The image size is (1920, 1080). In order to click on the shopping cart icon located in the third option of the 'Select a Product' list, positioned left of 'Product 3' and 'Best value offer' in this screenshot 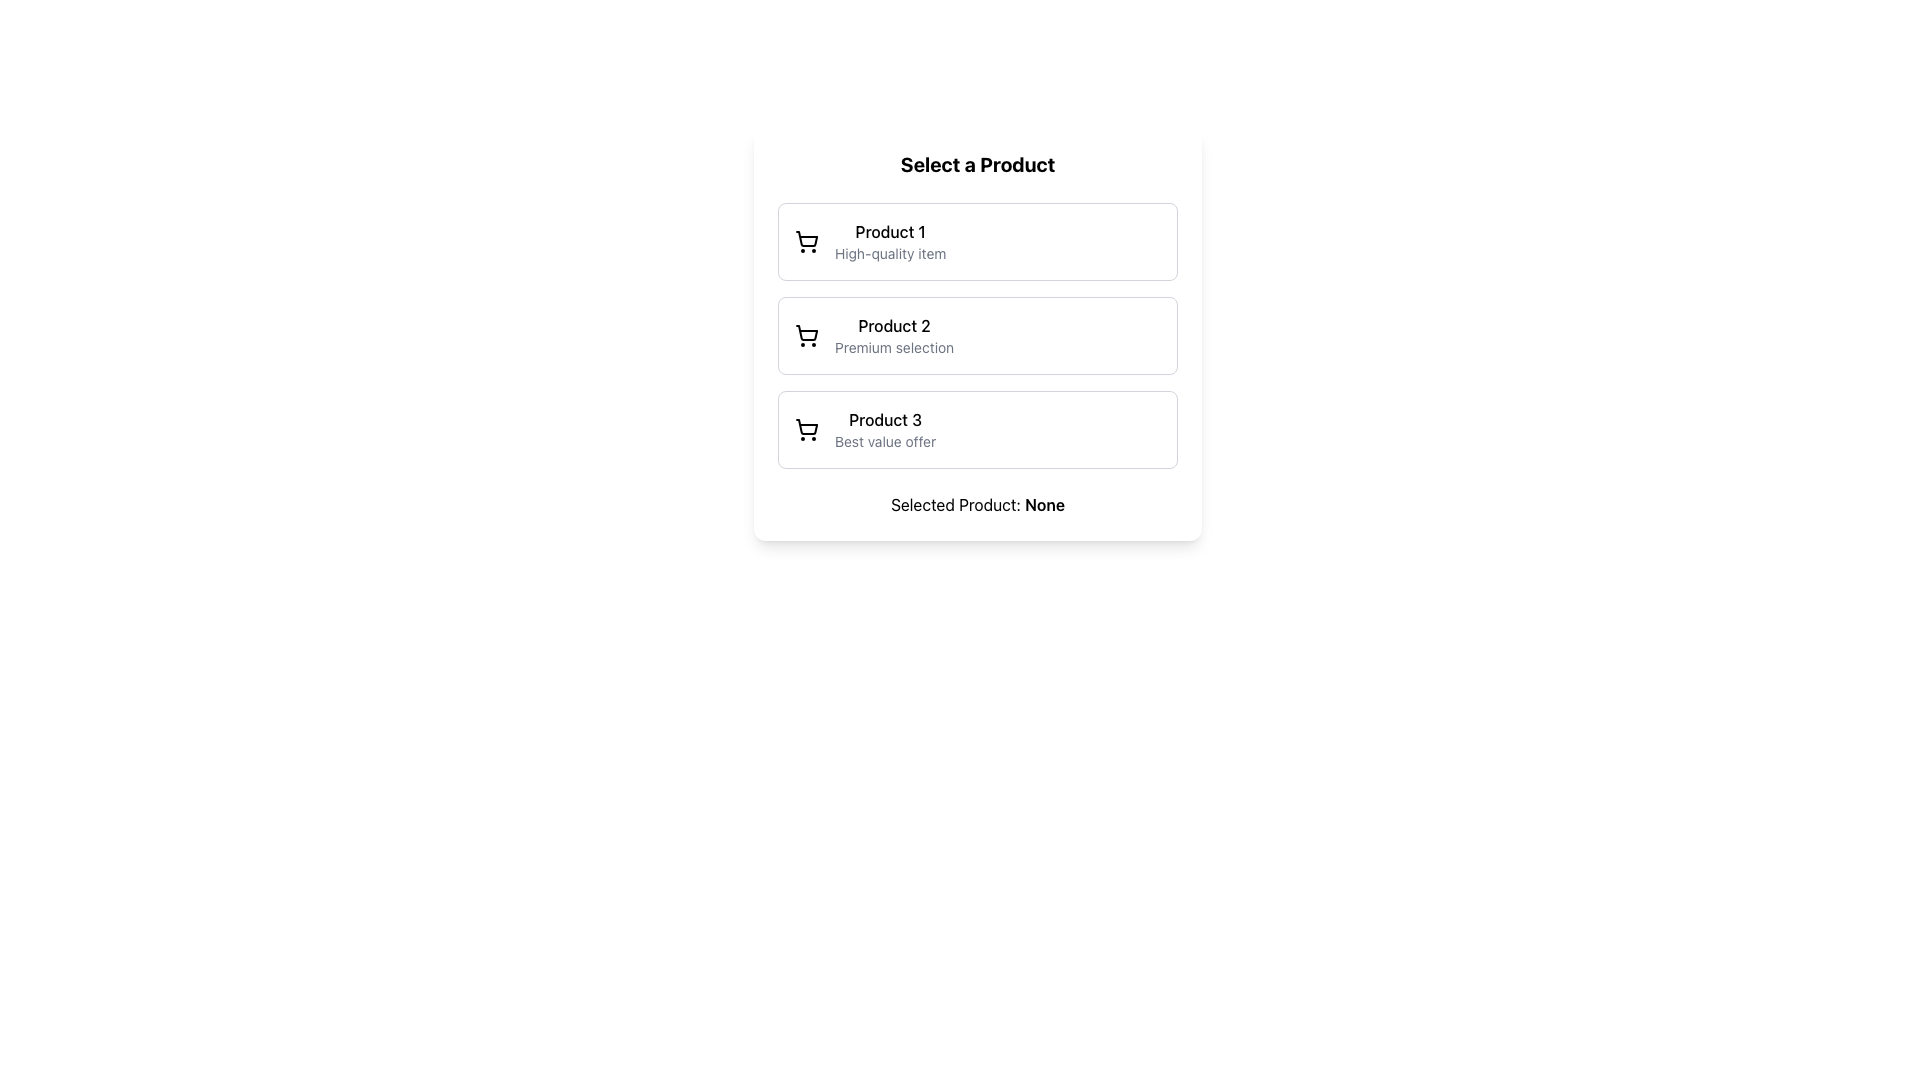, I will do `click(806, 428)`.